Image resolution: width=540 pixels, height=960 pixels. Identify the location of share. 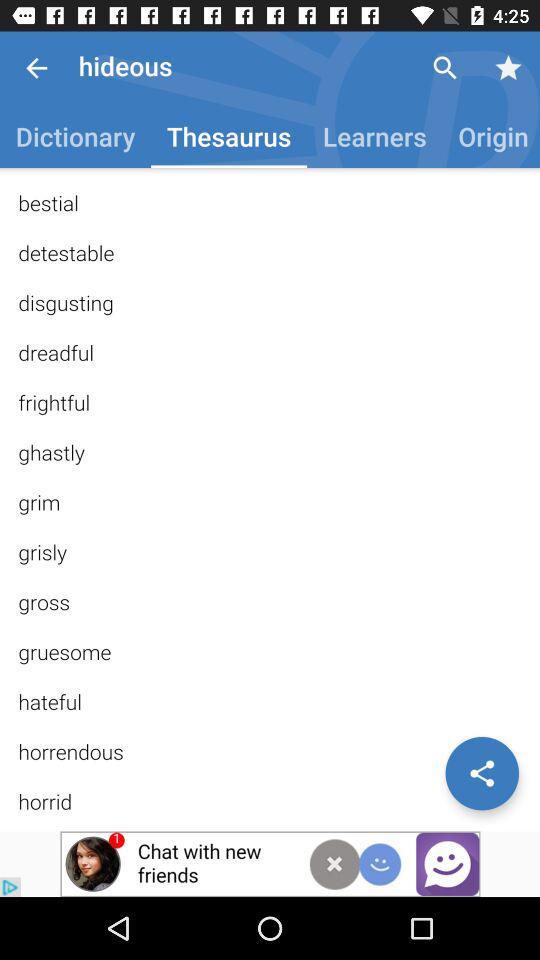
(481, 772).